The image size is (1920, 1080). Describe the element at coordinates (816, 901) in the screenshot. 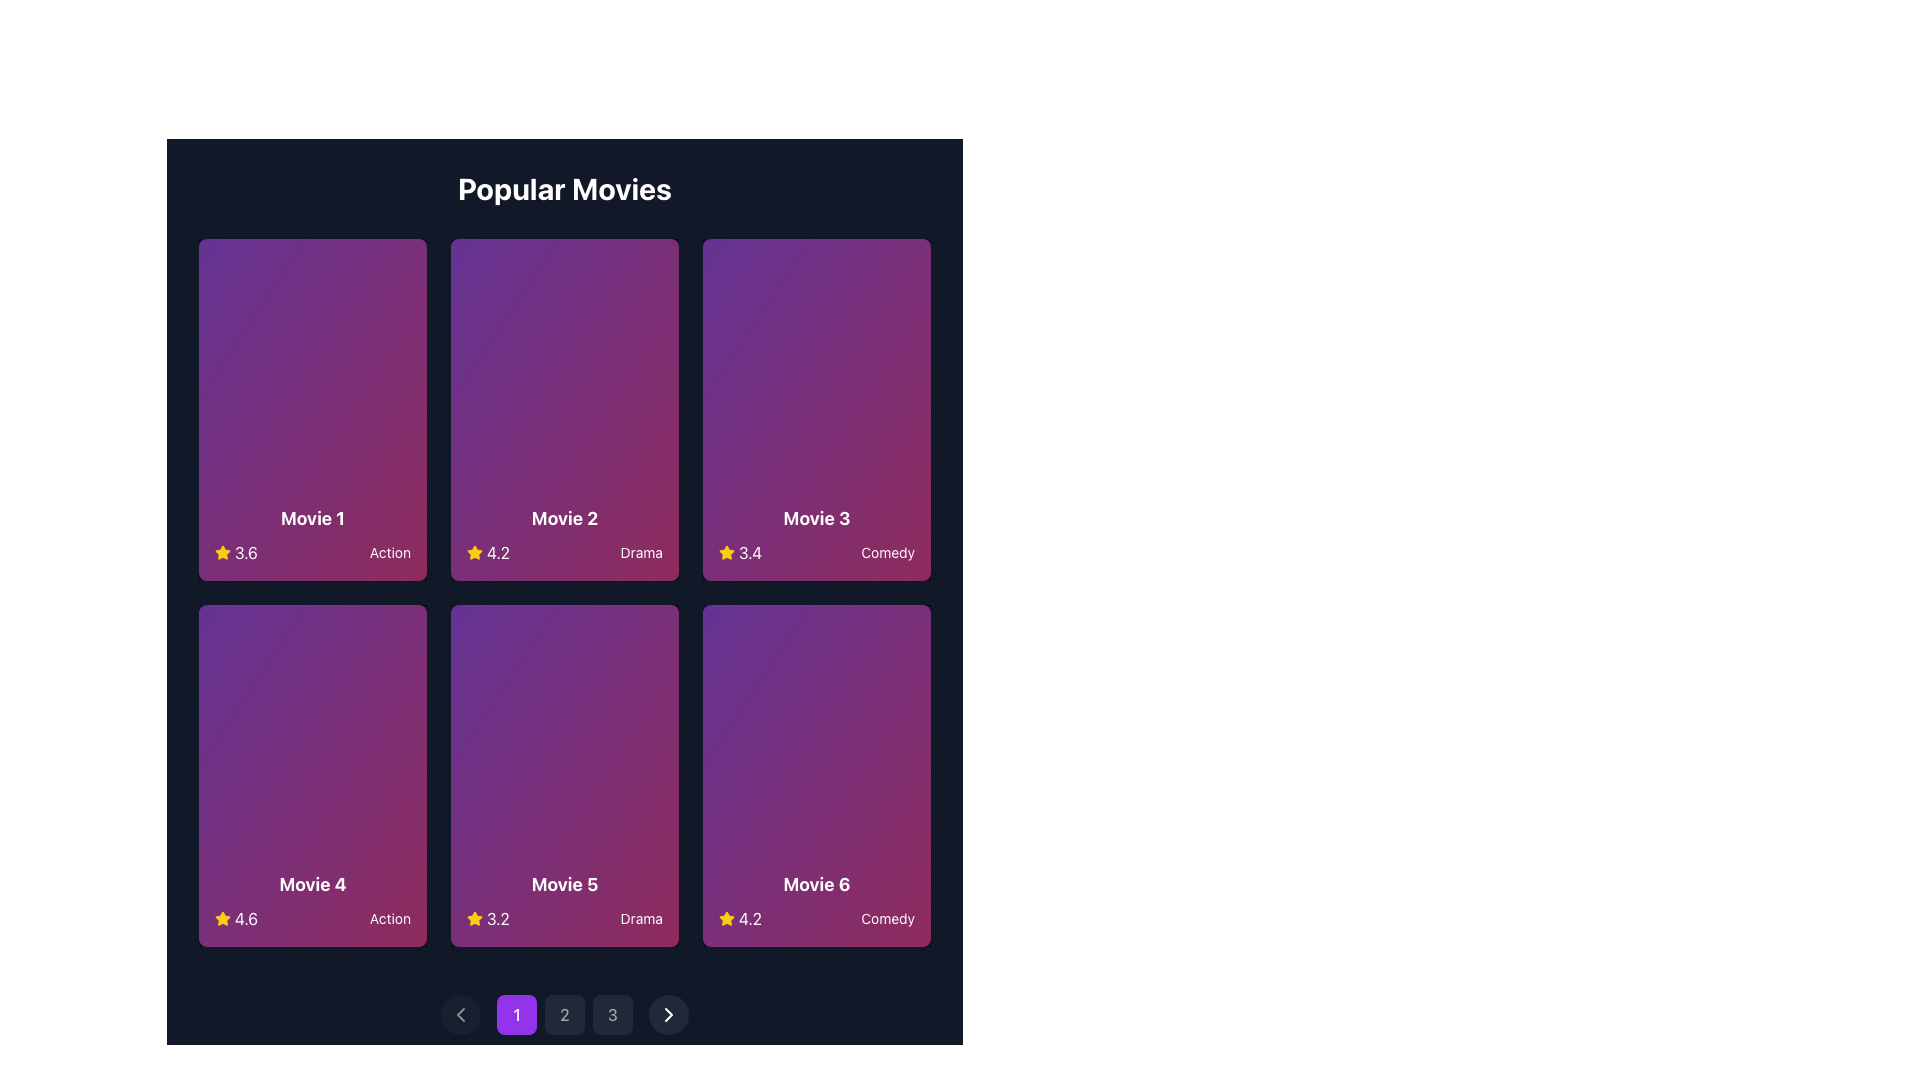

I see `the informational element displaying 'Movie 6' with a rating score of '4.2' and genre label 'Comedy'` at that location.